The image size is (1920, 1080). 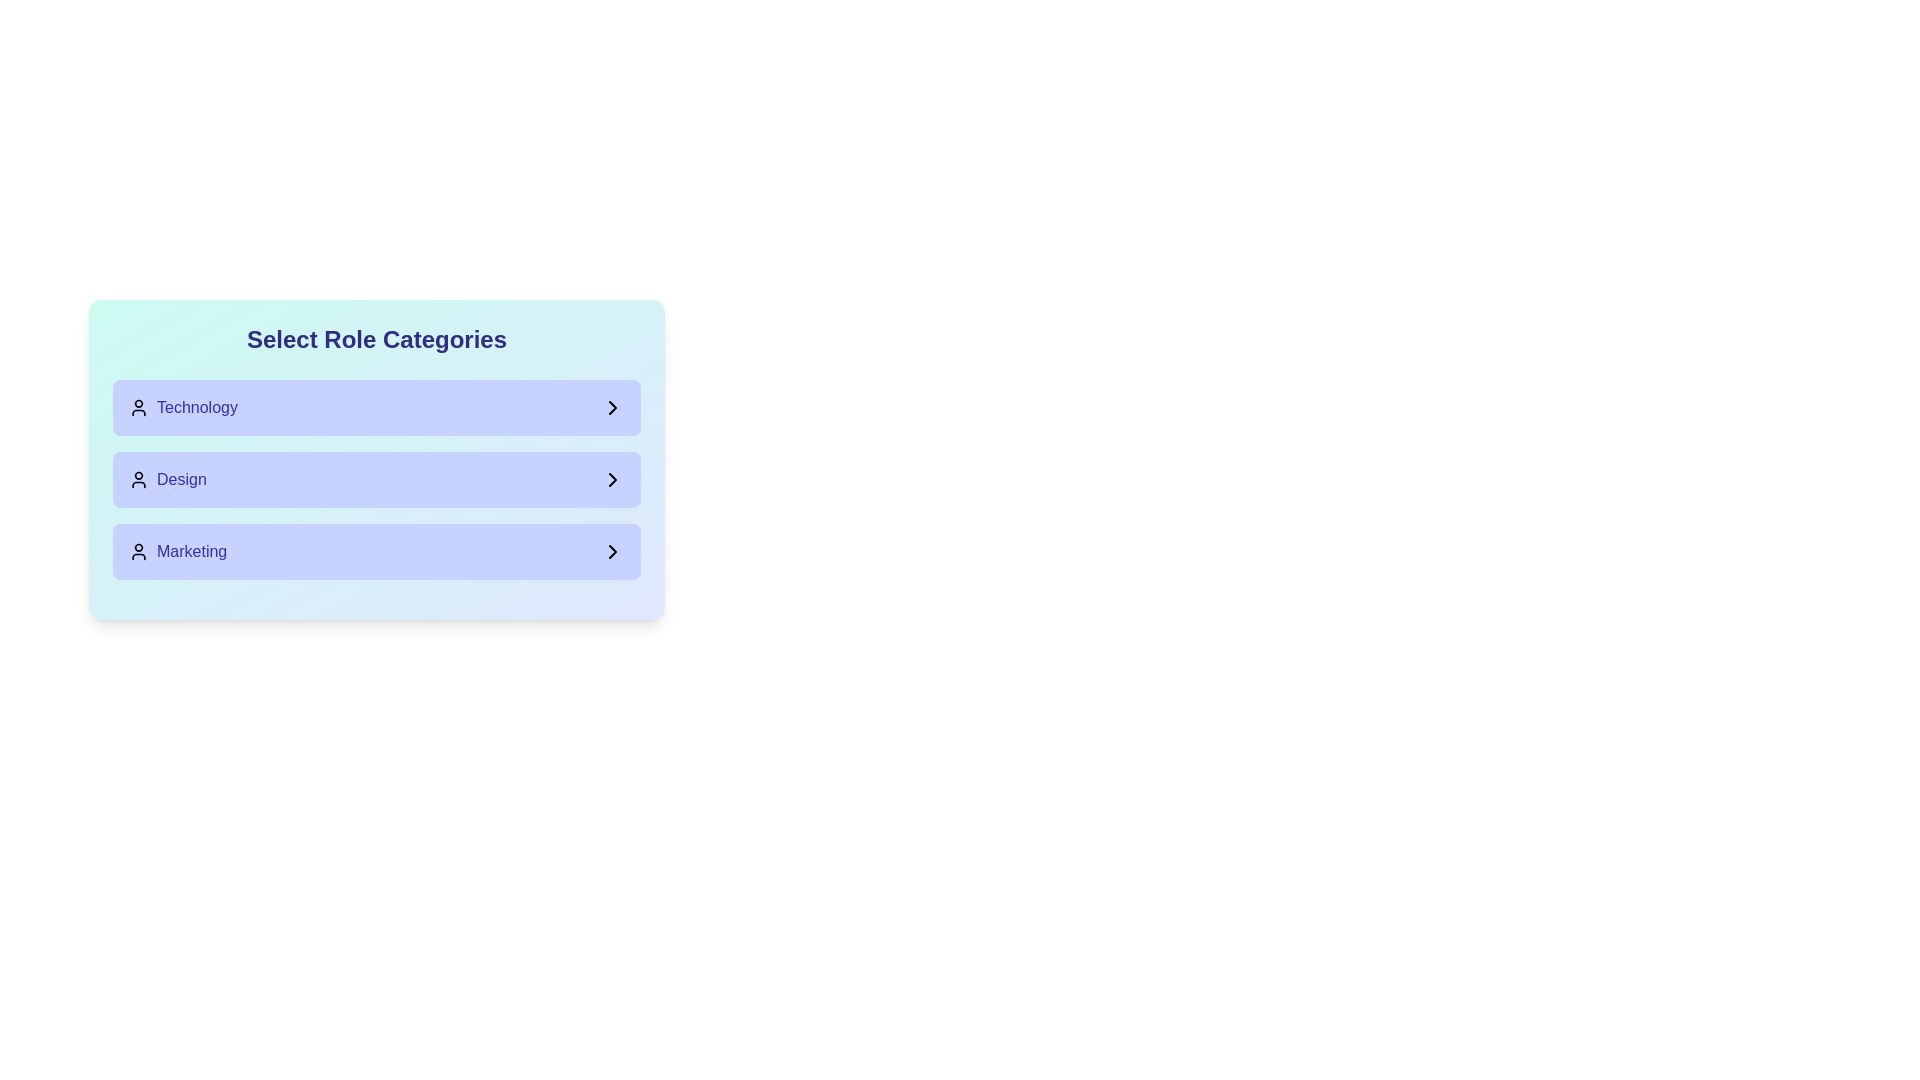 What do you see at coordinates (183, 407) in the screenshot?
I see `the 'Technology' category selector using keyboard navigation` at bounding box center [183, 407].